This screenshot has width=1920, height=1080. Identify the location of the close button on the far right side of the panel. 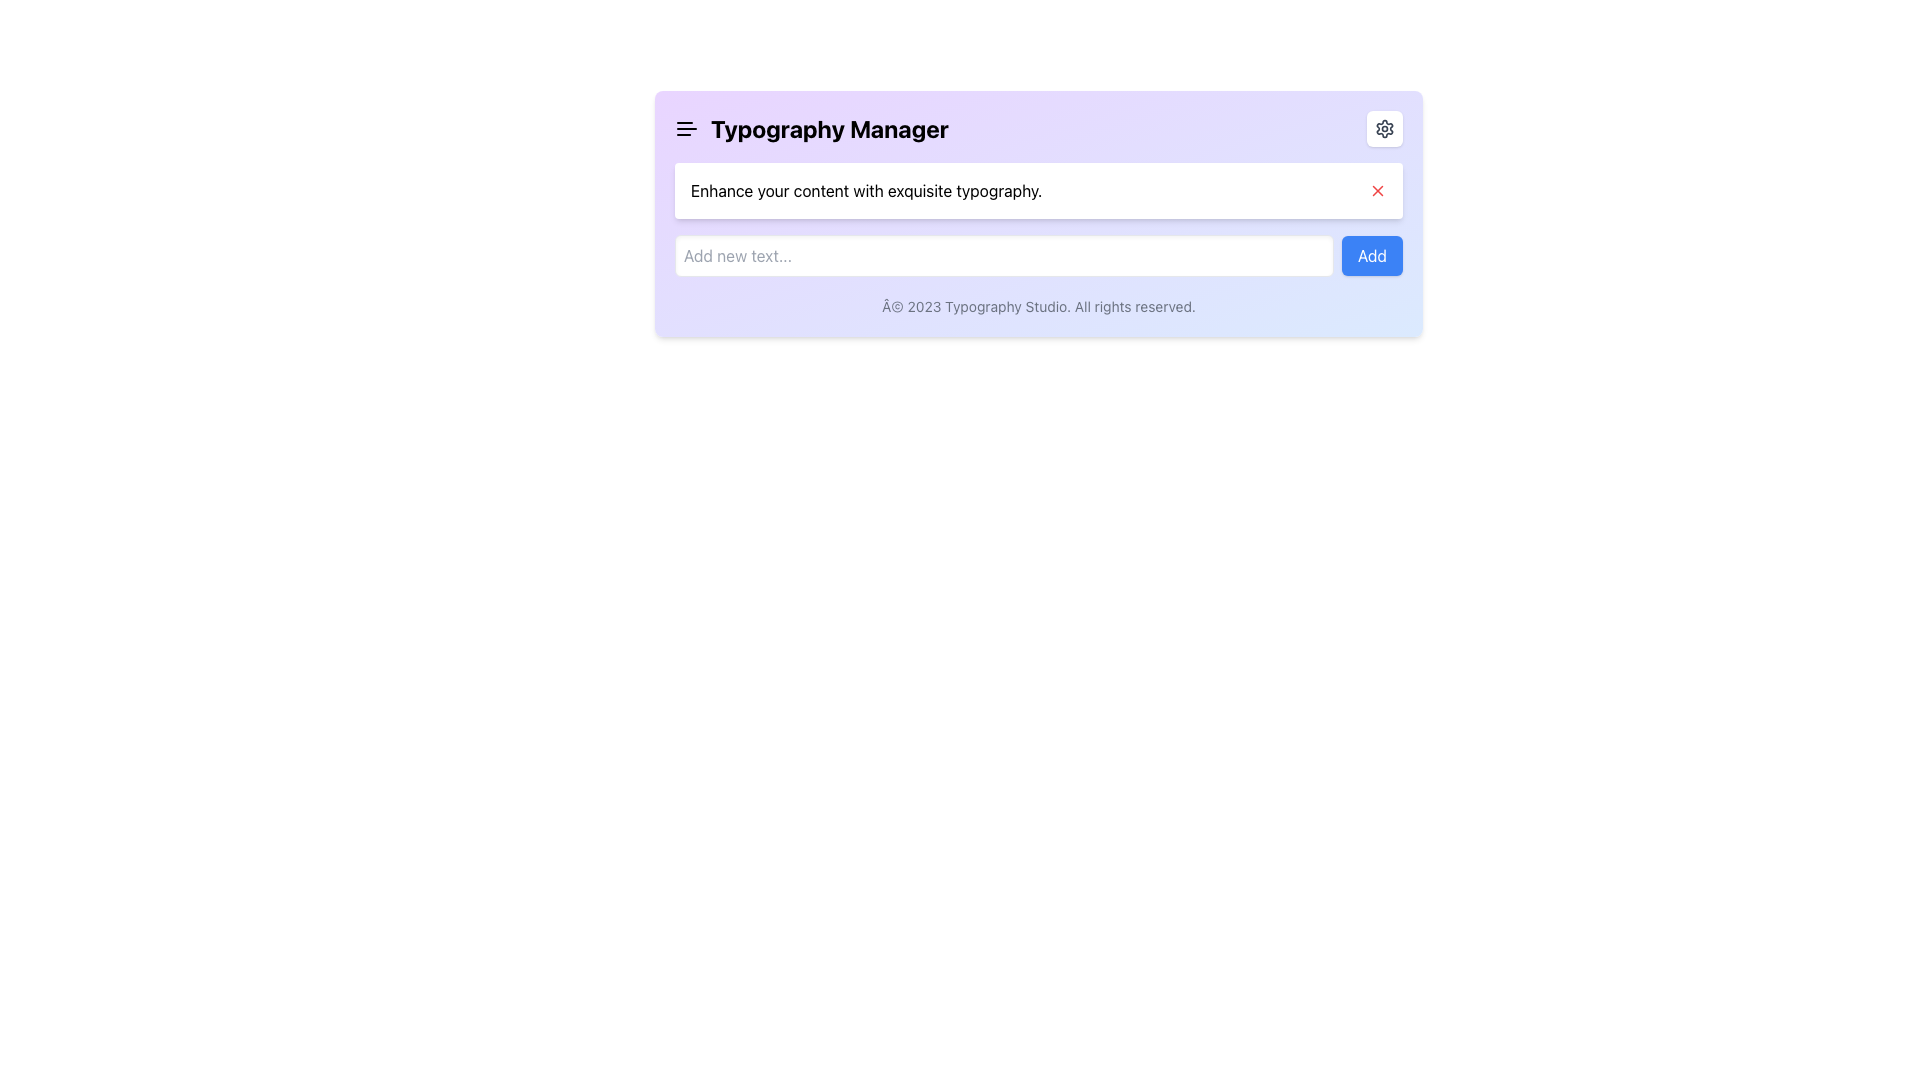
(1376, 191).